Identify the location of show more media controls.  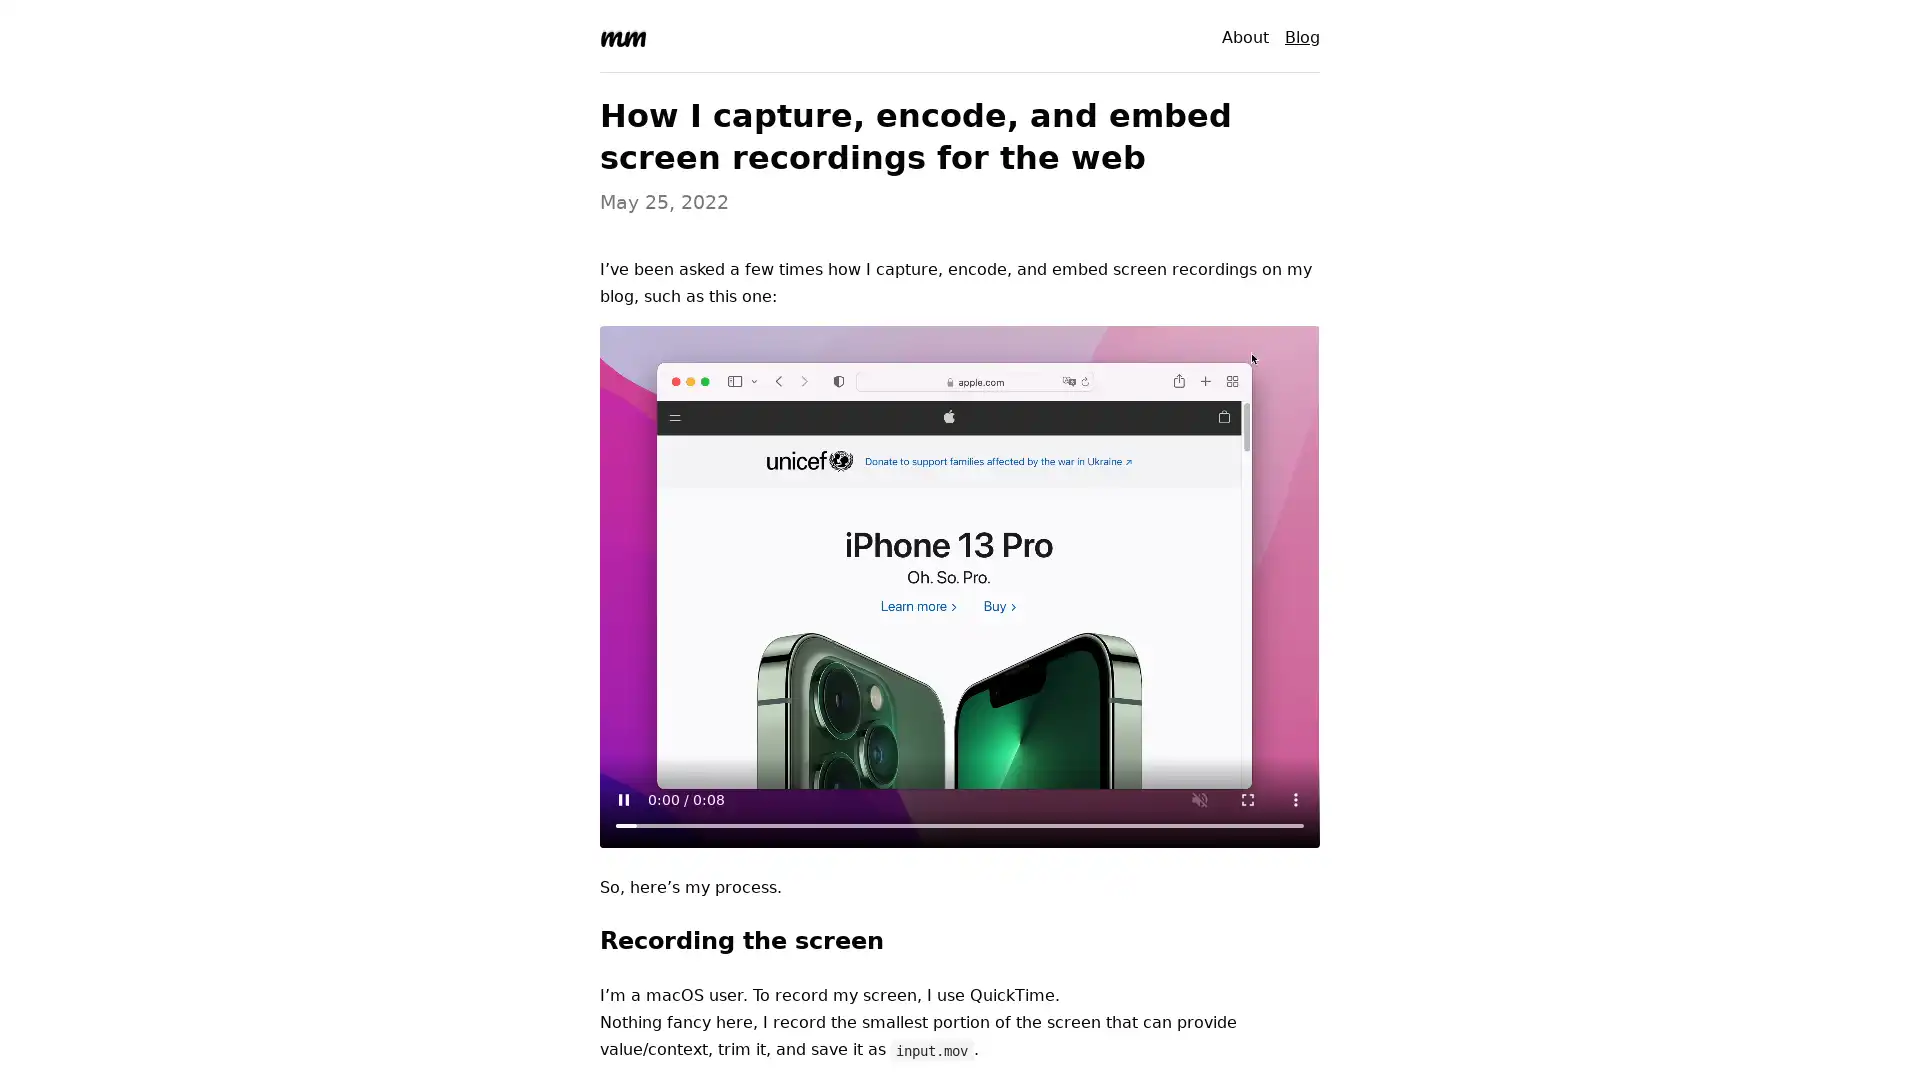
(1296, 798).